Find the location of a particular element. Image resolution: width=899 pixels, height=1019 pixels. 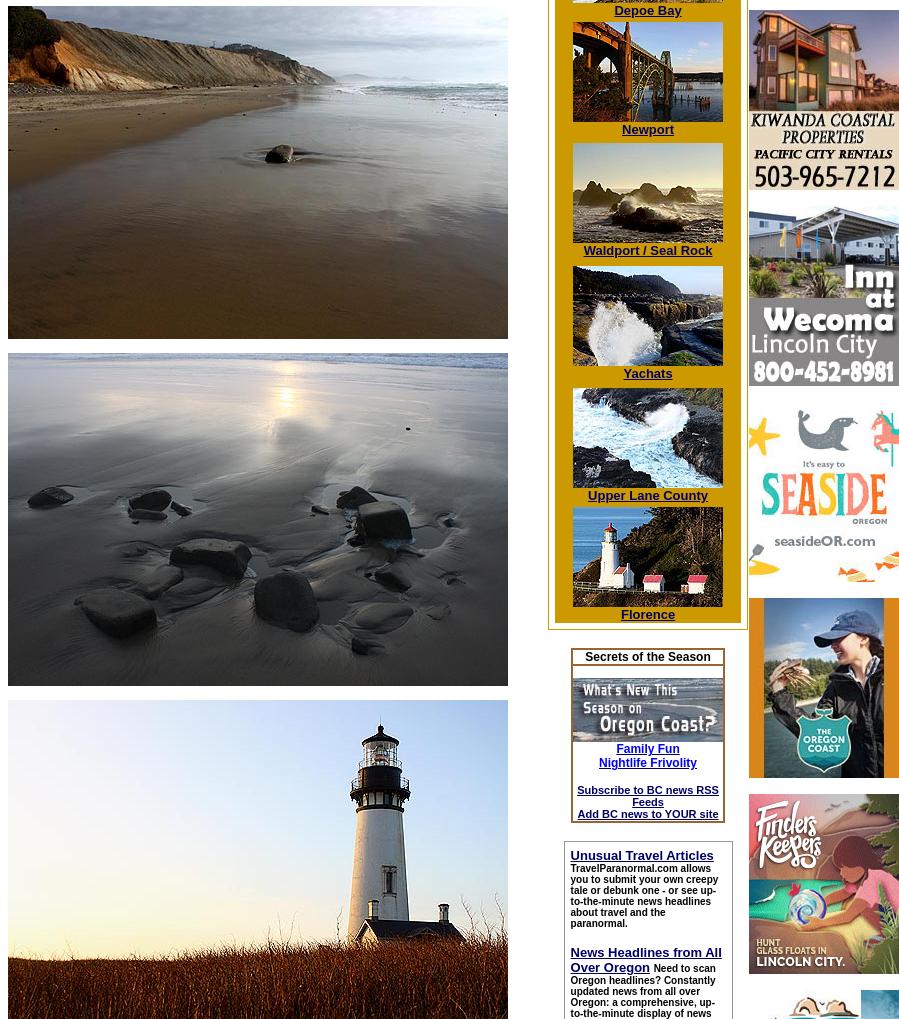

'Waldport / Seal Rock' is located at coordinates (646, 250).